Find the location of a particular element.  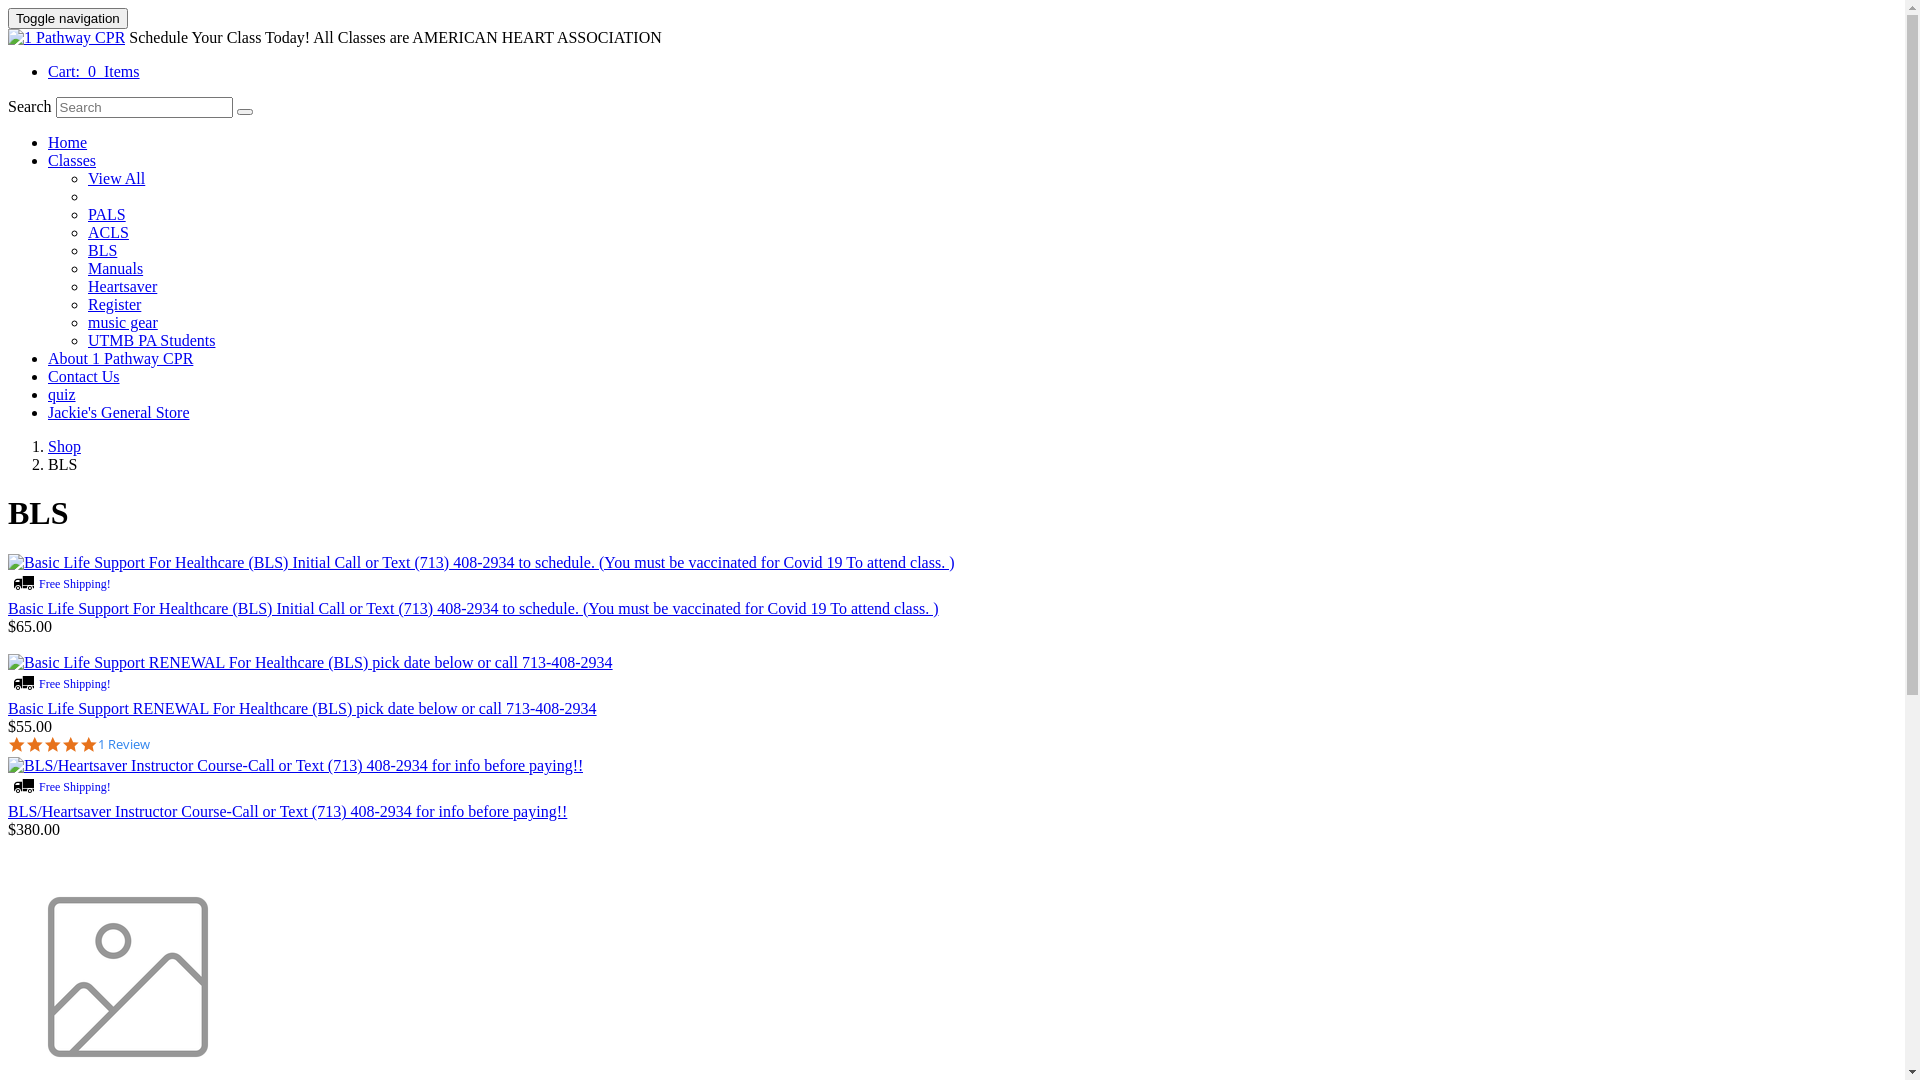

'BLS' is located at coordinates (86, 249).